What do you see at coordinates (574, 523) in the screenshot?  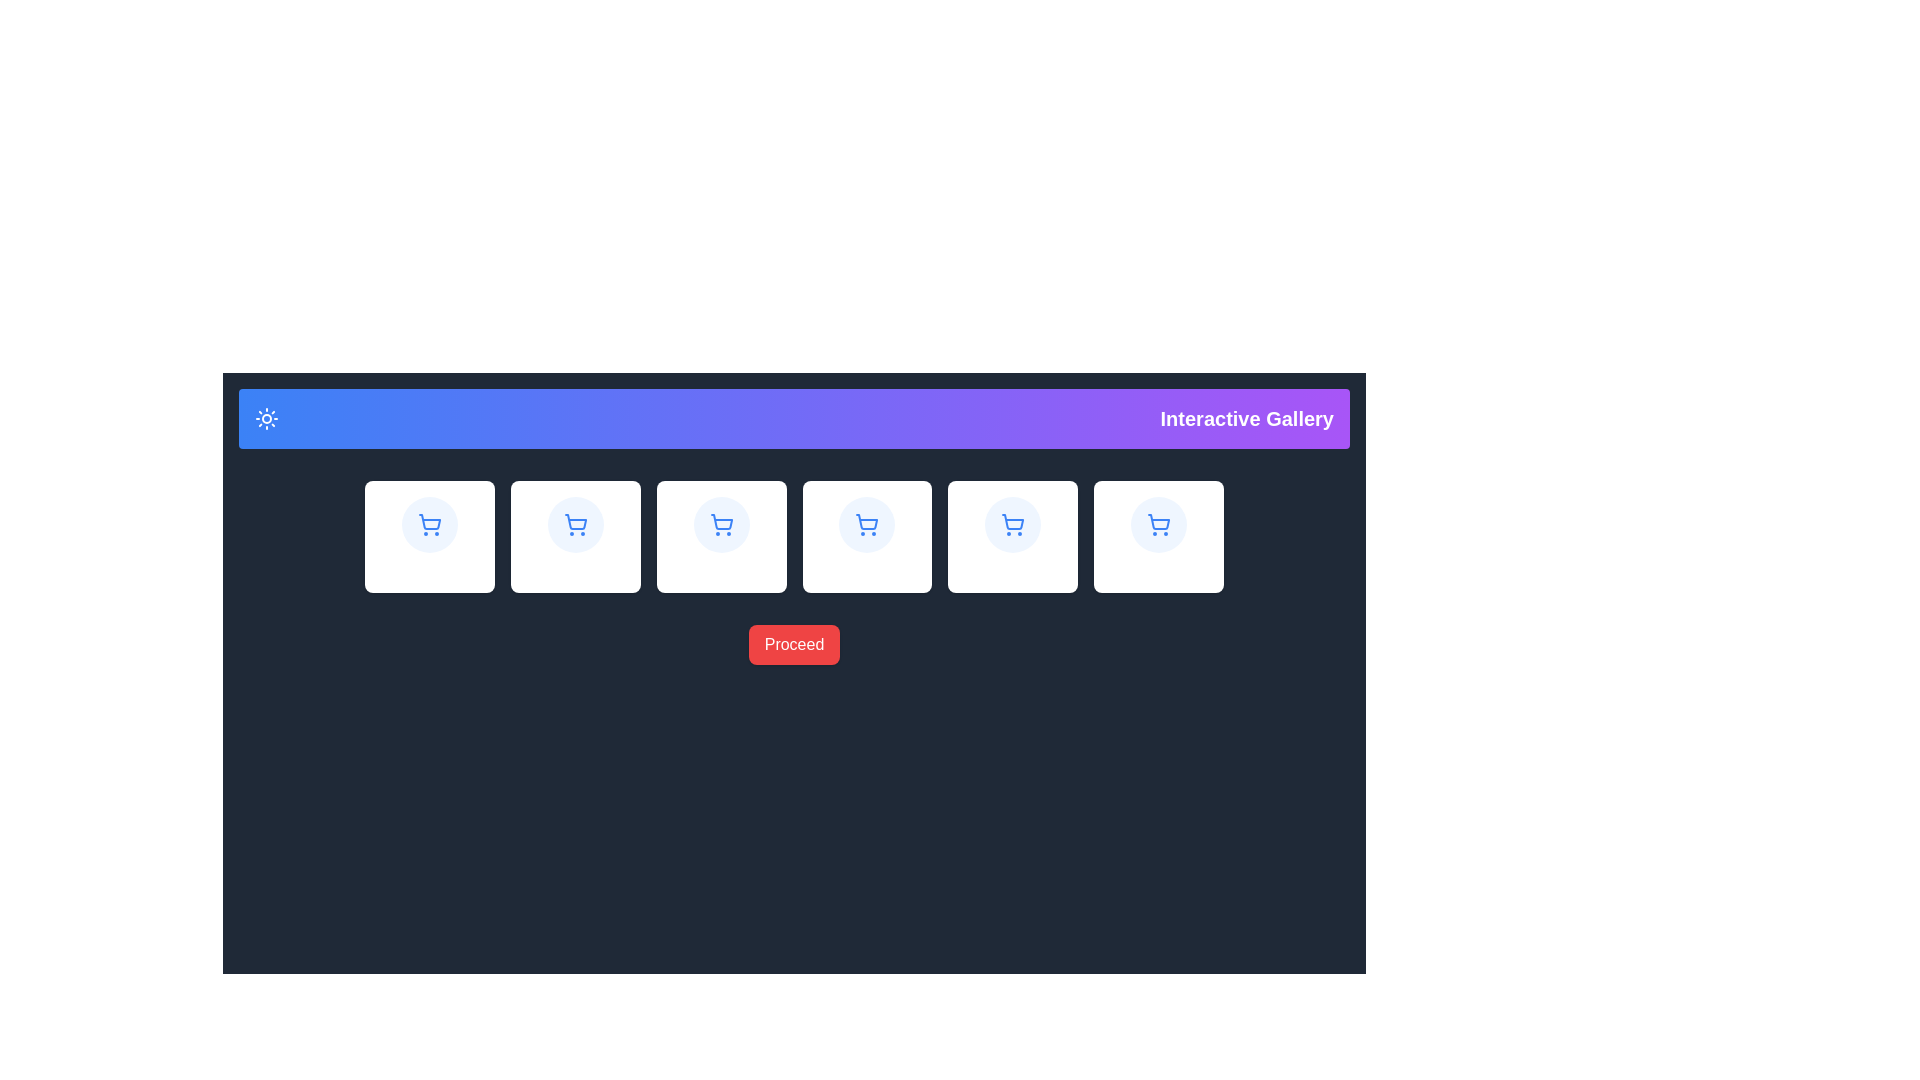 I see `the shopping cart icon, which is a blue outlined icon within a circular button` at bounding box center [574, 523].